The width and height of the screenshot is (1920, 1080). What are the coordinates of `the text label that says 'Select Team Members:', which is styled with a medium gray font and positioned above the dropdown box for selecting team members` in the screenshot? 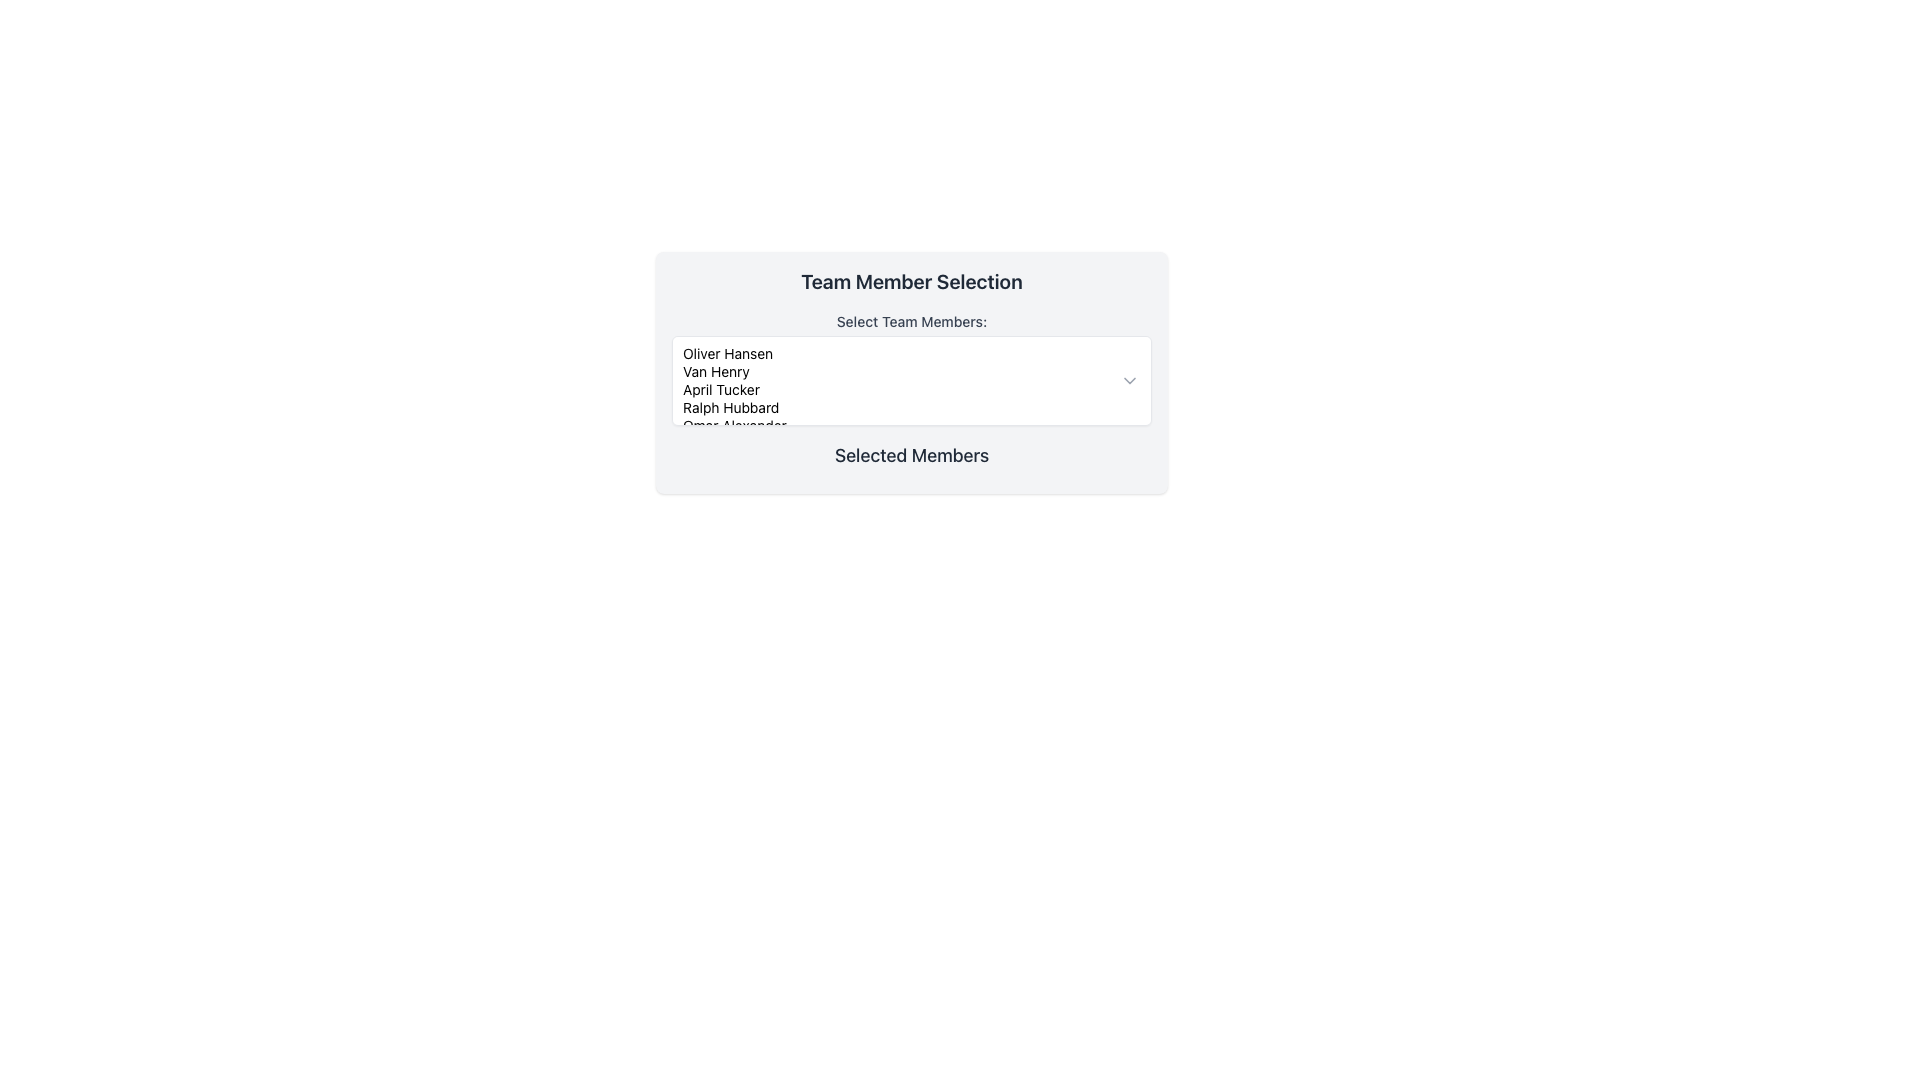 It's located at (911, 320).